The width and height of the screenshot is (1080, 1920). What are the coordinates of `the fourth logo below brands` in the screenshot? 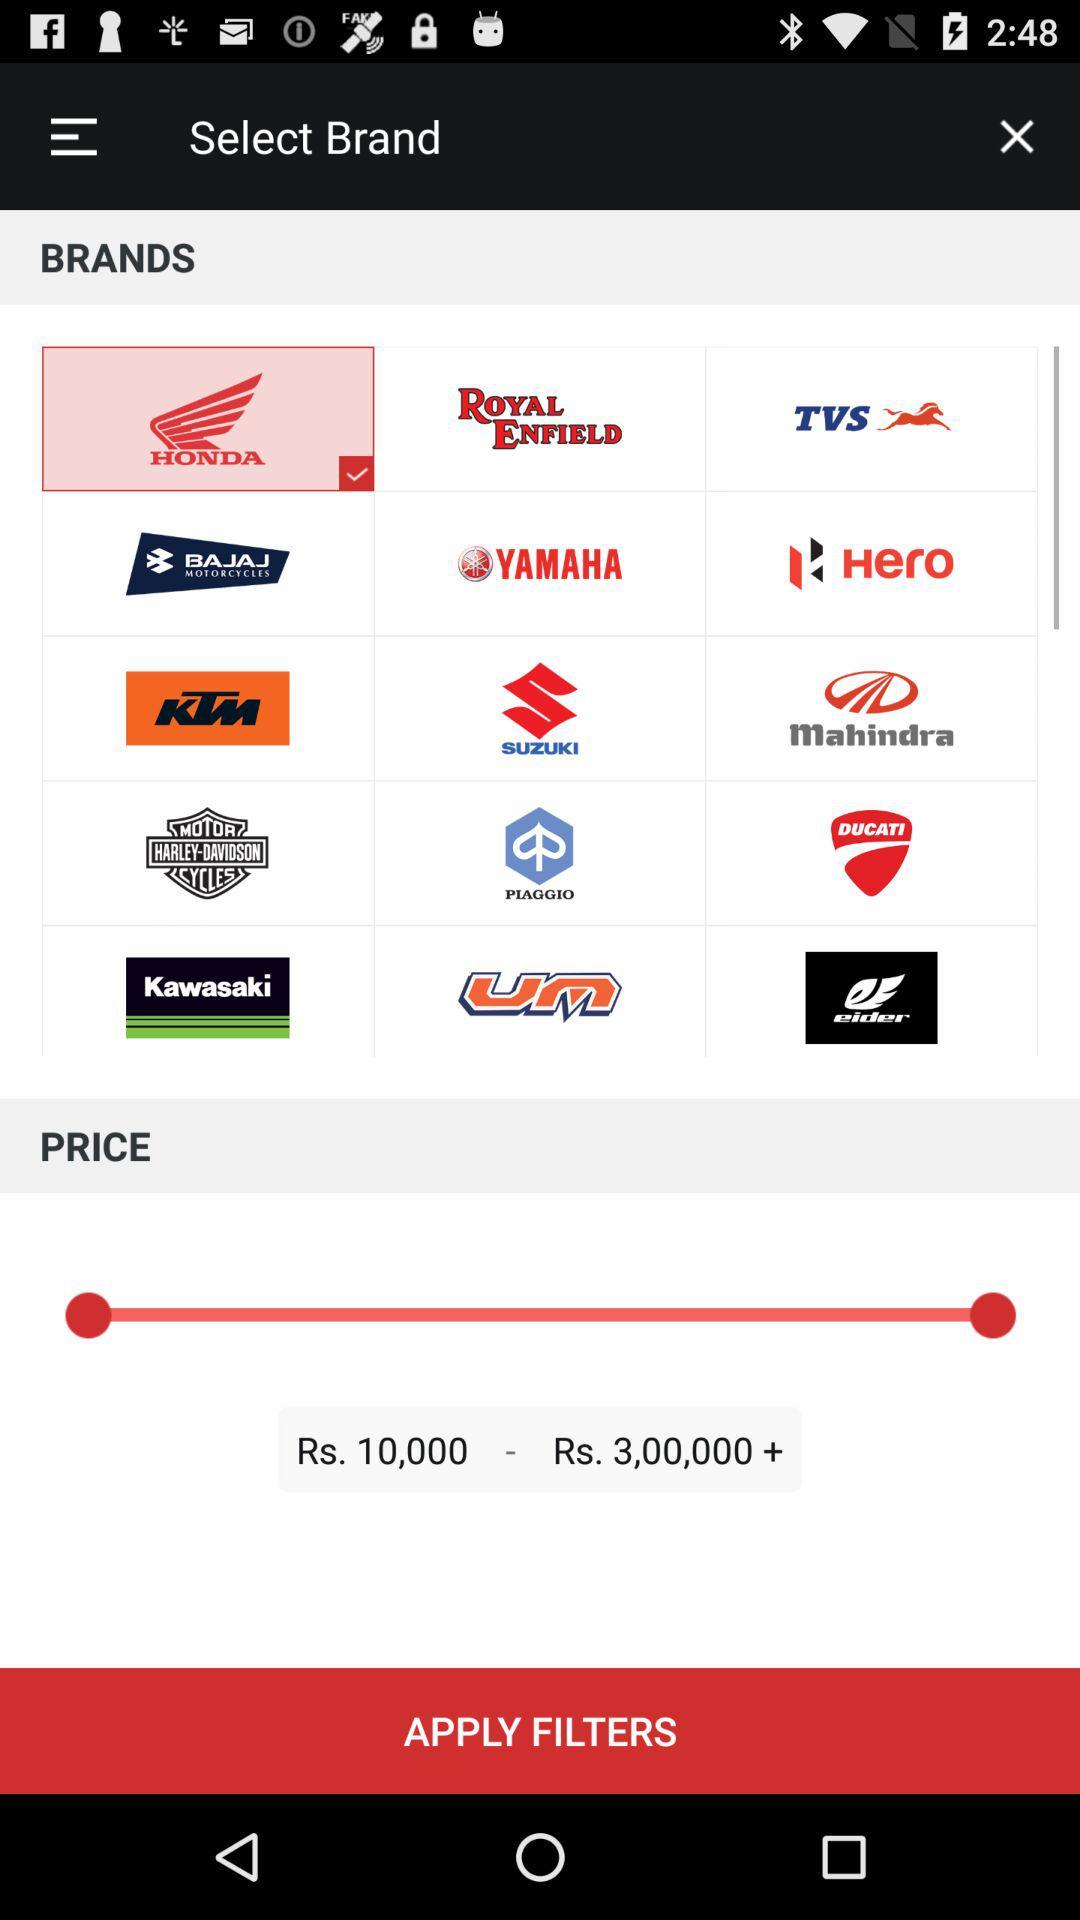 It's located at (208, 853).